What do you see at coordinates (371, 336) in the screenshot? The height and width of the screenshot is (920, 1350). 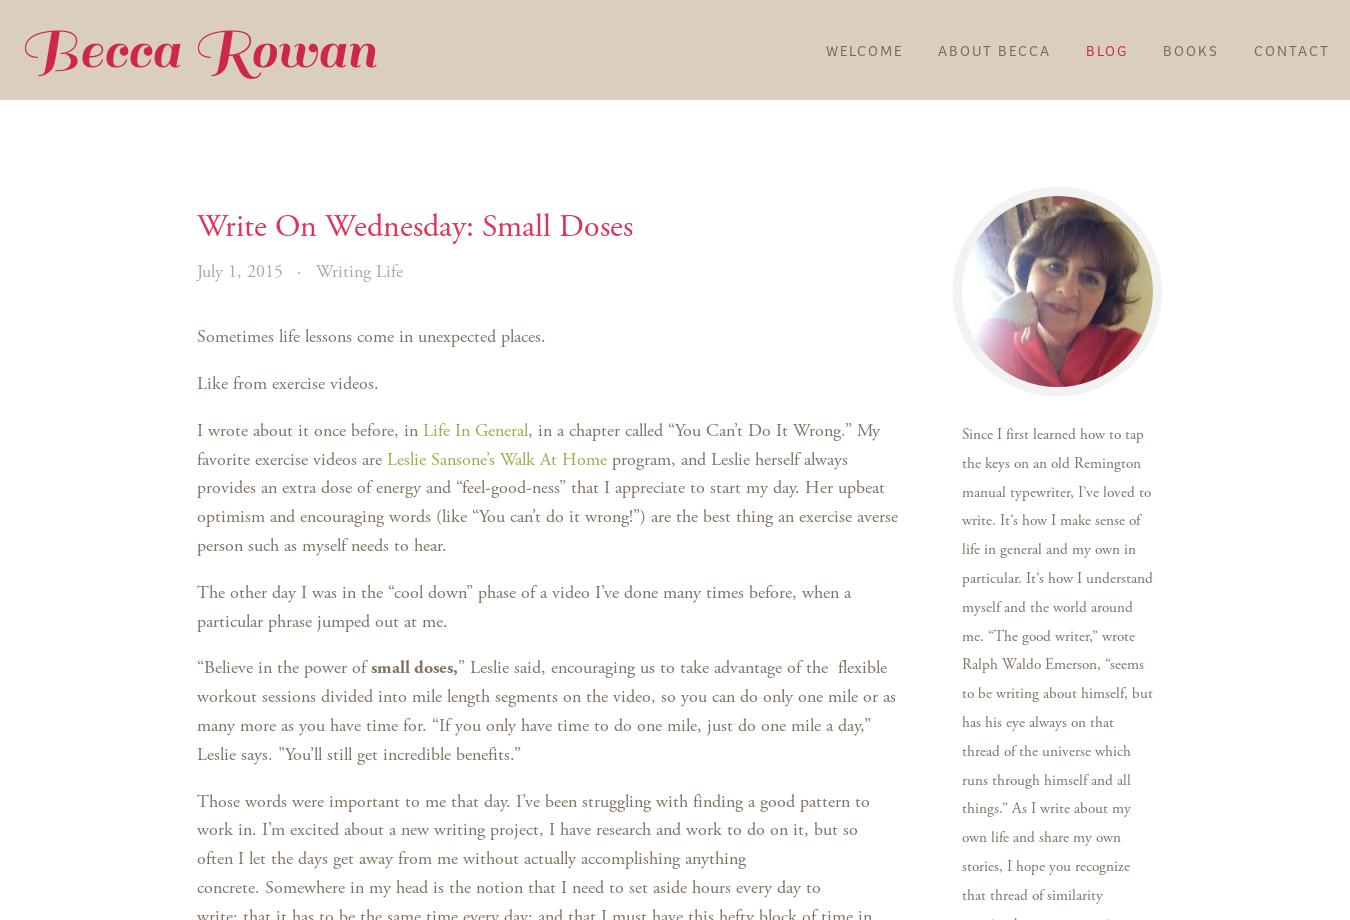 I see `'Sometimes life lessons come in unexpected places.'` at bounding box center [371, 336].